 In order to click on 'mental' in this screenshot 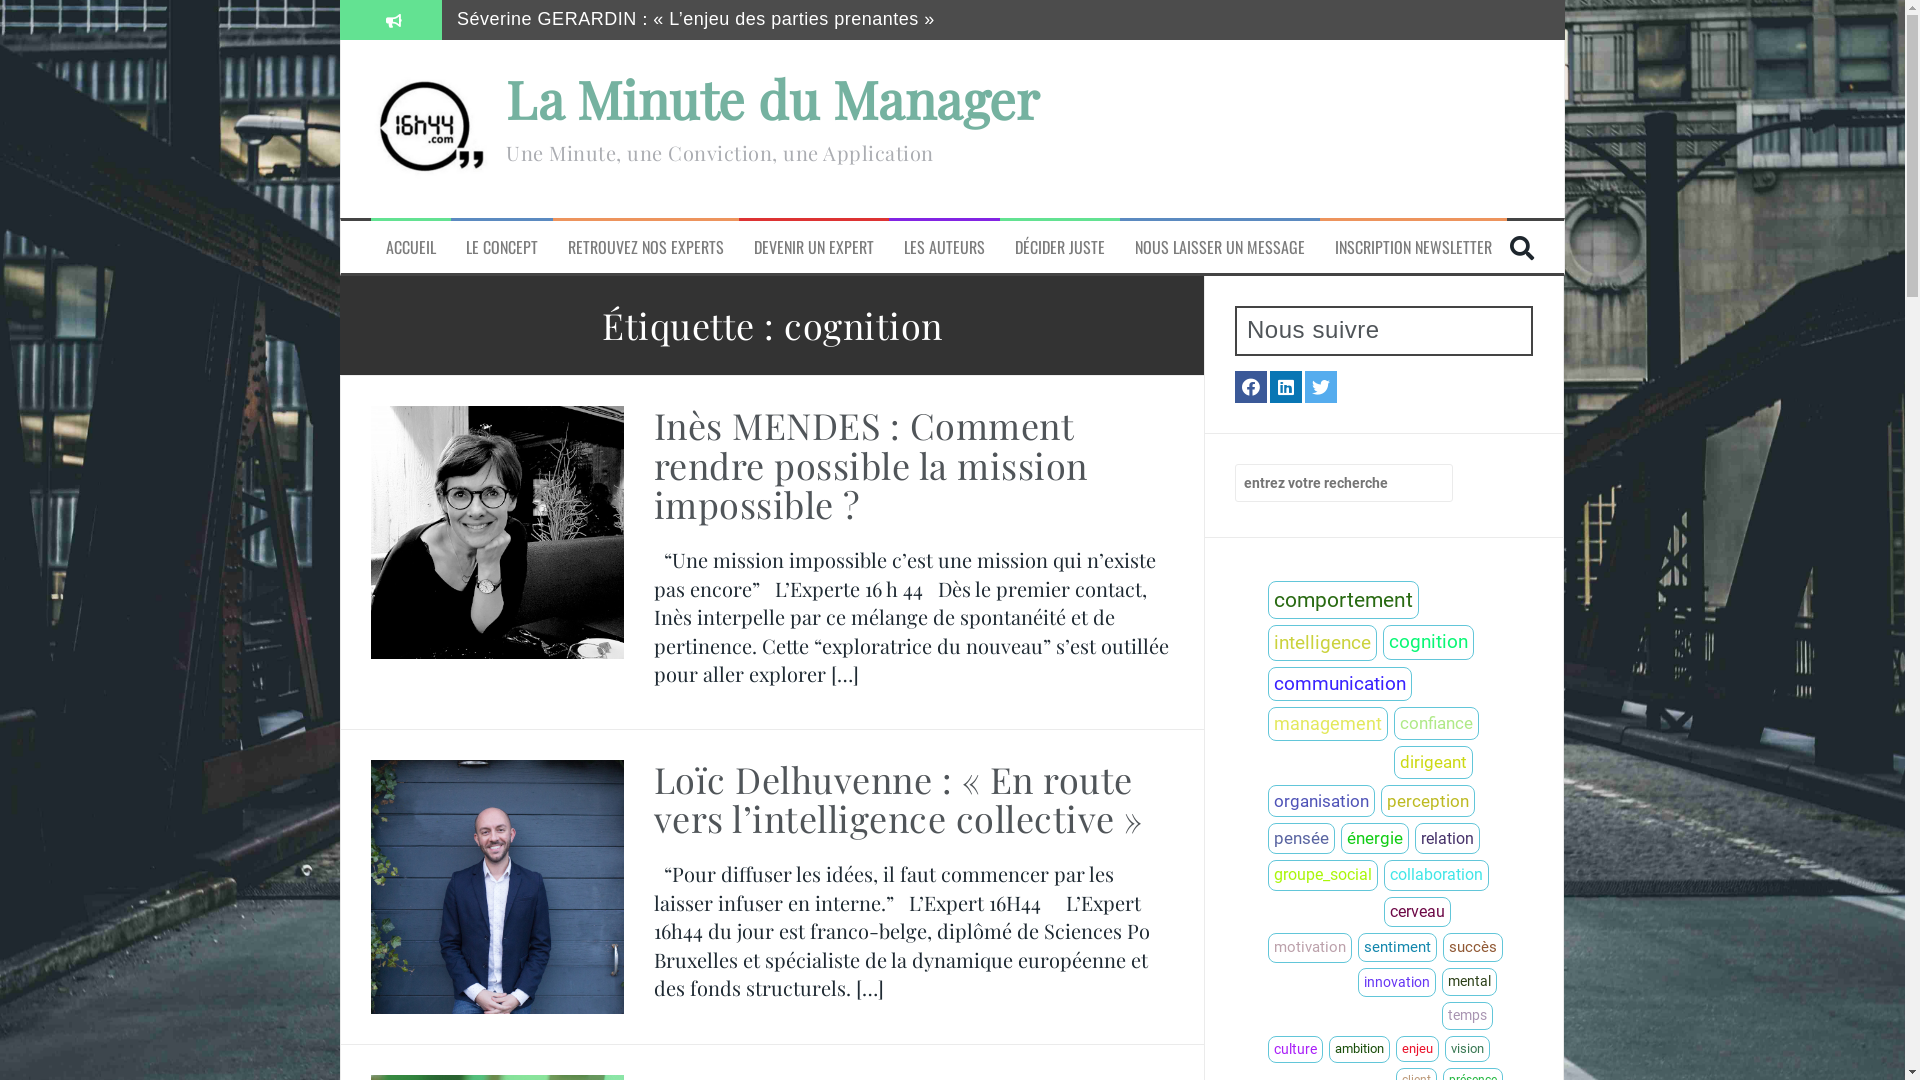, I will do `click(1469, 981)`.